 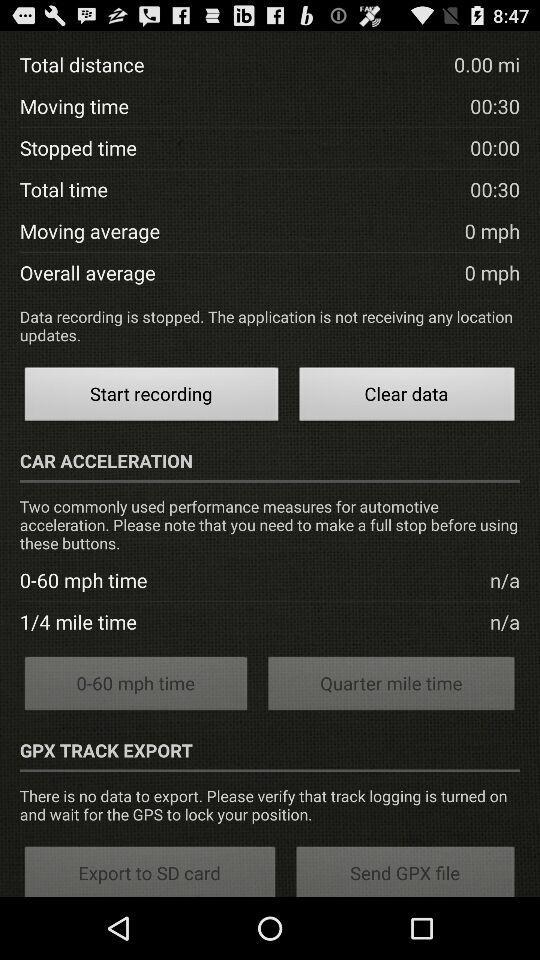 What do you see at coordinates (405, 869) in the screenshot?
I see `button to the right of the export to sd icon` at bounding box center [405, 869].